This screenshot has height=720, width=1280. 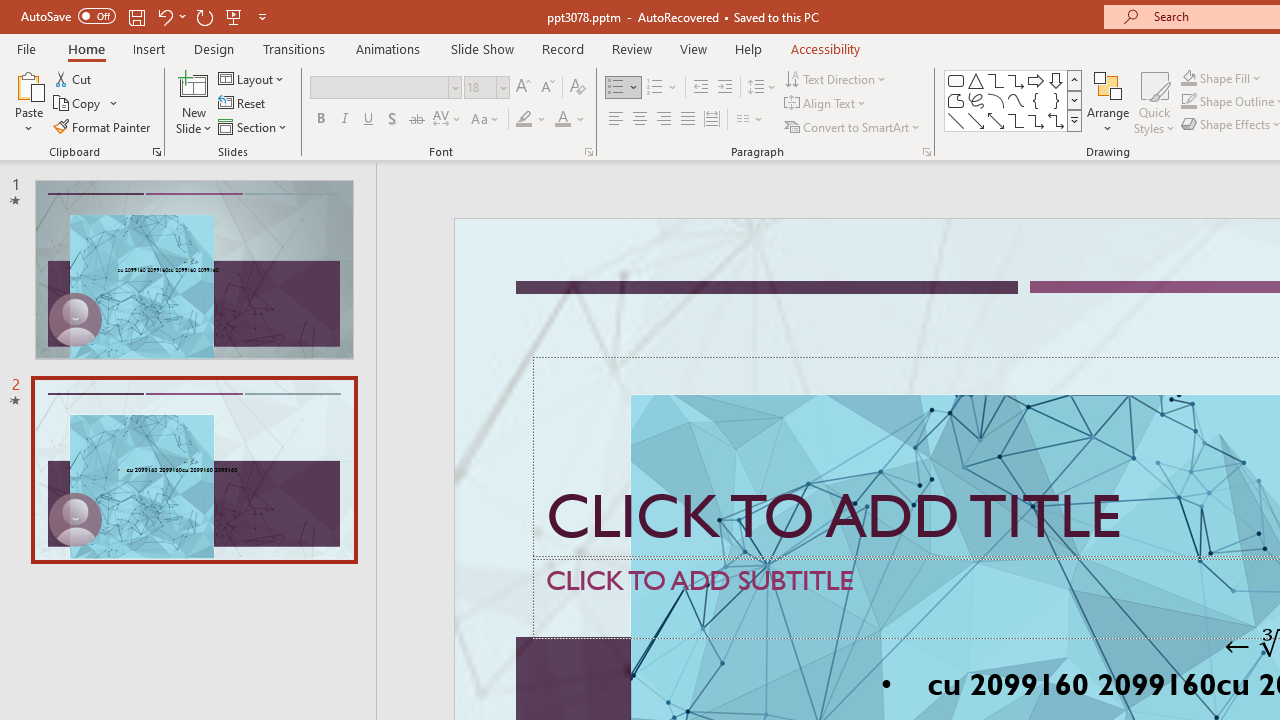 I want to click on 'View', so click(x=693, y=48).